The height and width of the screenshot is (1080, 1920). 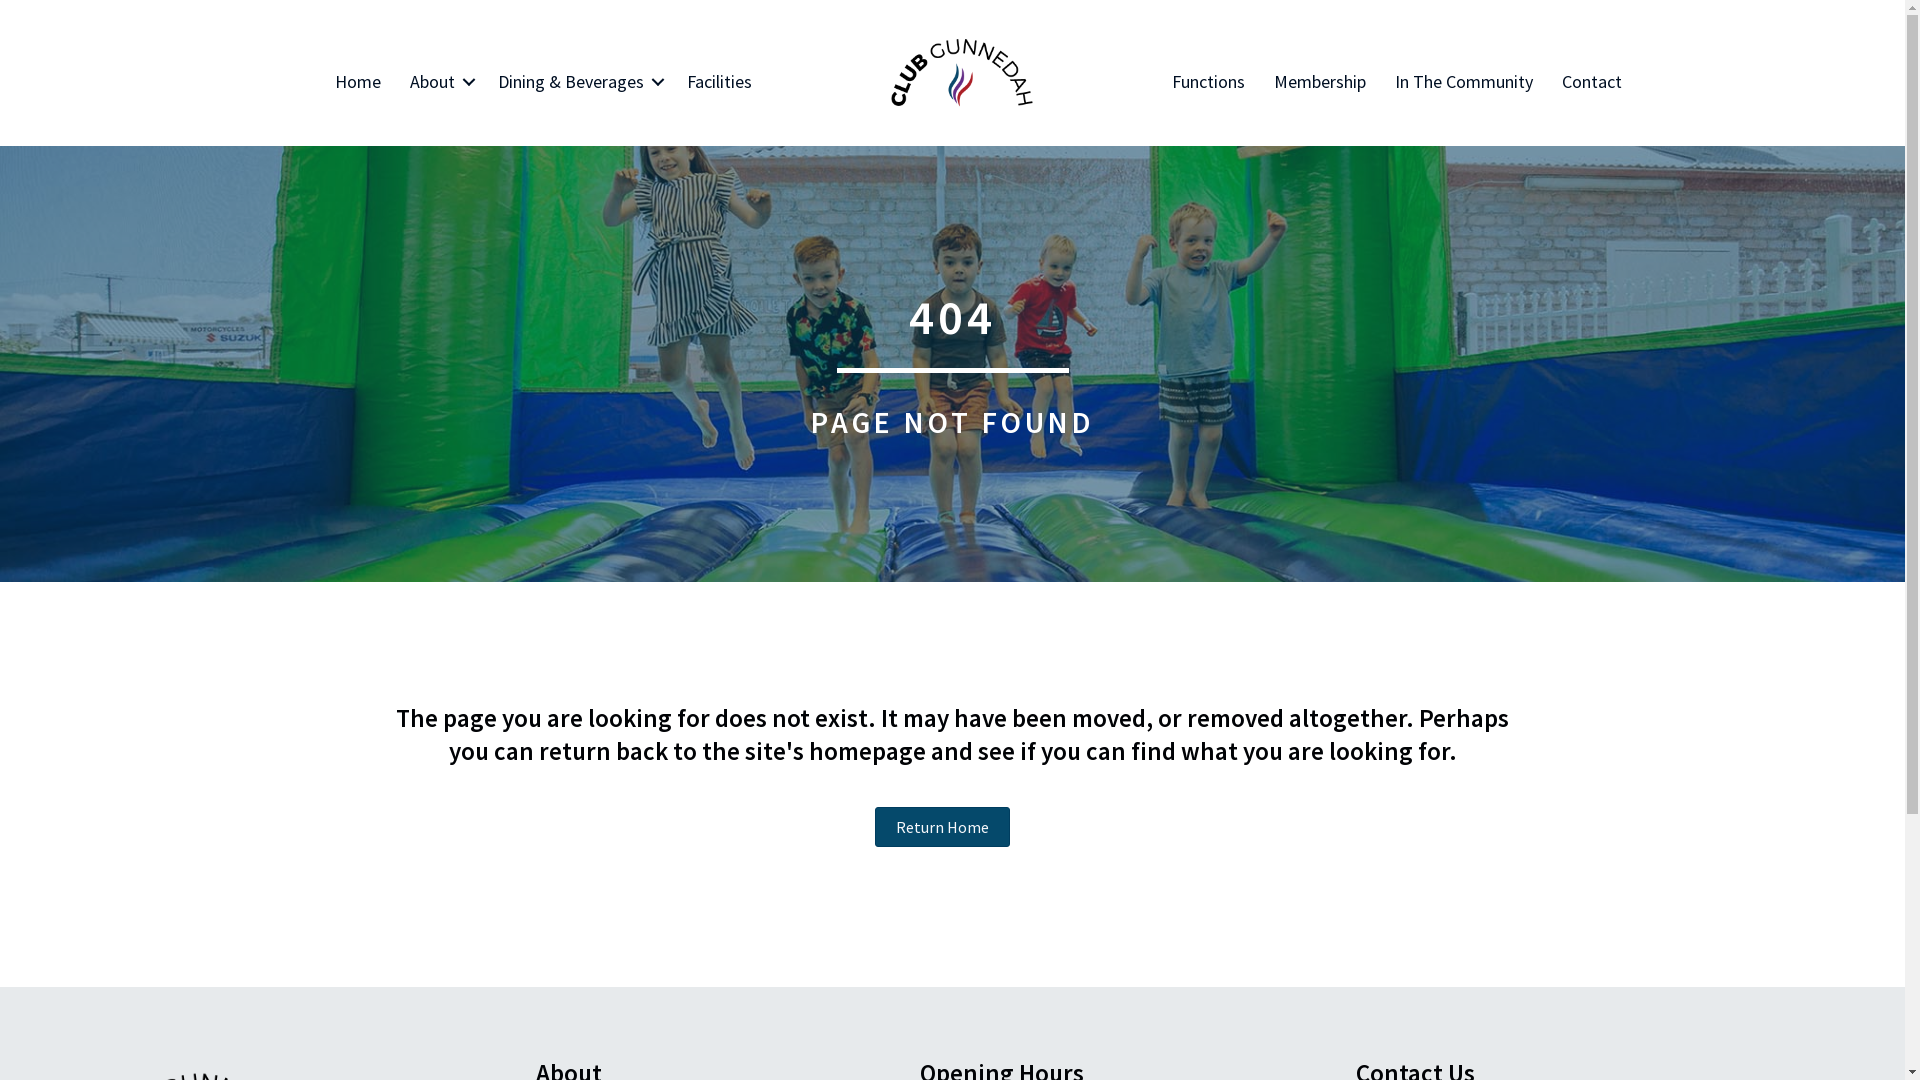 What do you see at coordinates (941, 826) in the screenshot?
I see `'Return Home'` at bounding box center [941, 826].